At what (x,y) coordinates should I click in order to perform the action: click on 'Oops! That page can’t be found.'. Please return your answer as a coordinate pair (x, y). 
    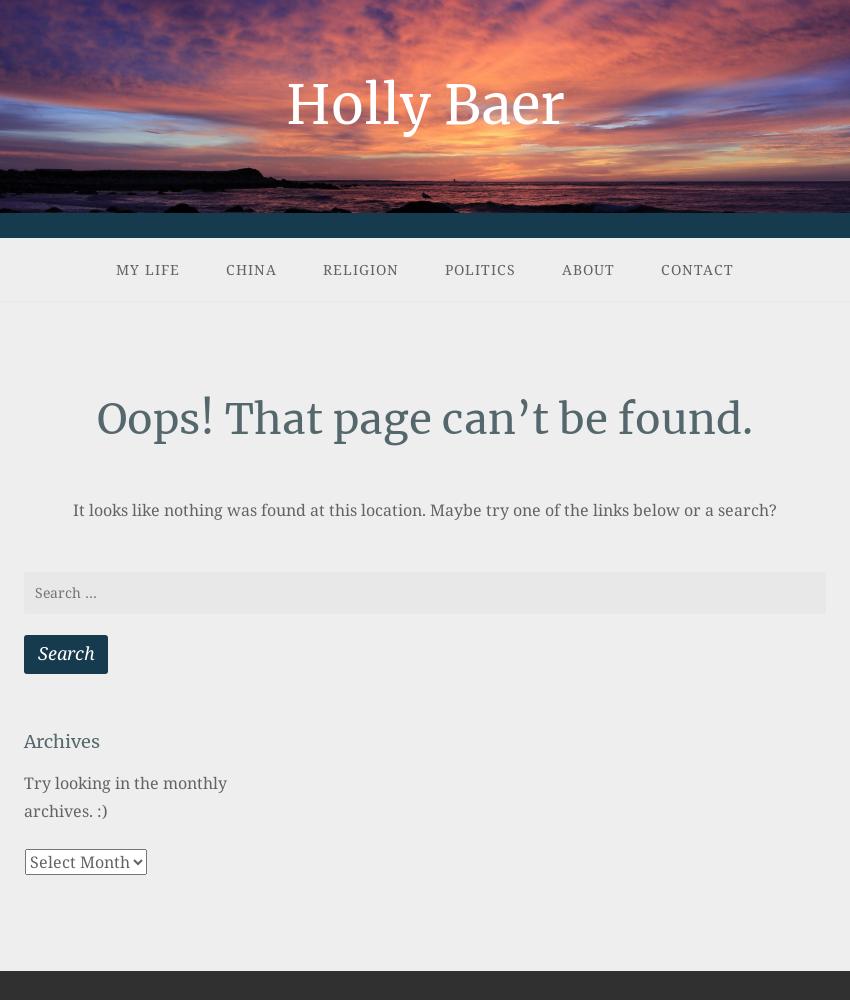
    Looking at the image, I should click on (425, 418).